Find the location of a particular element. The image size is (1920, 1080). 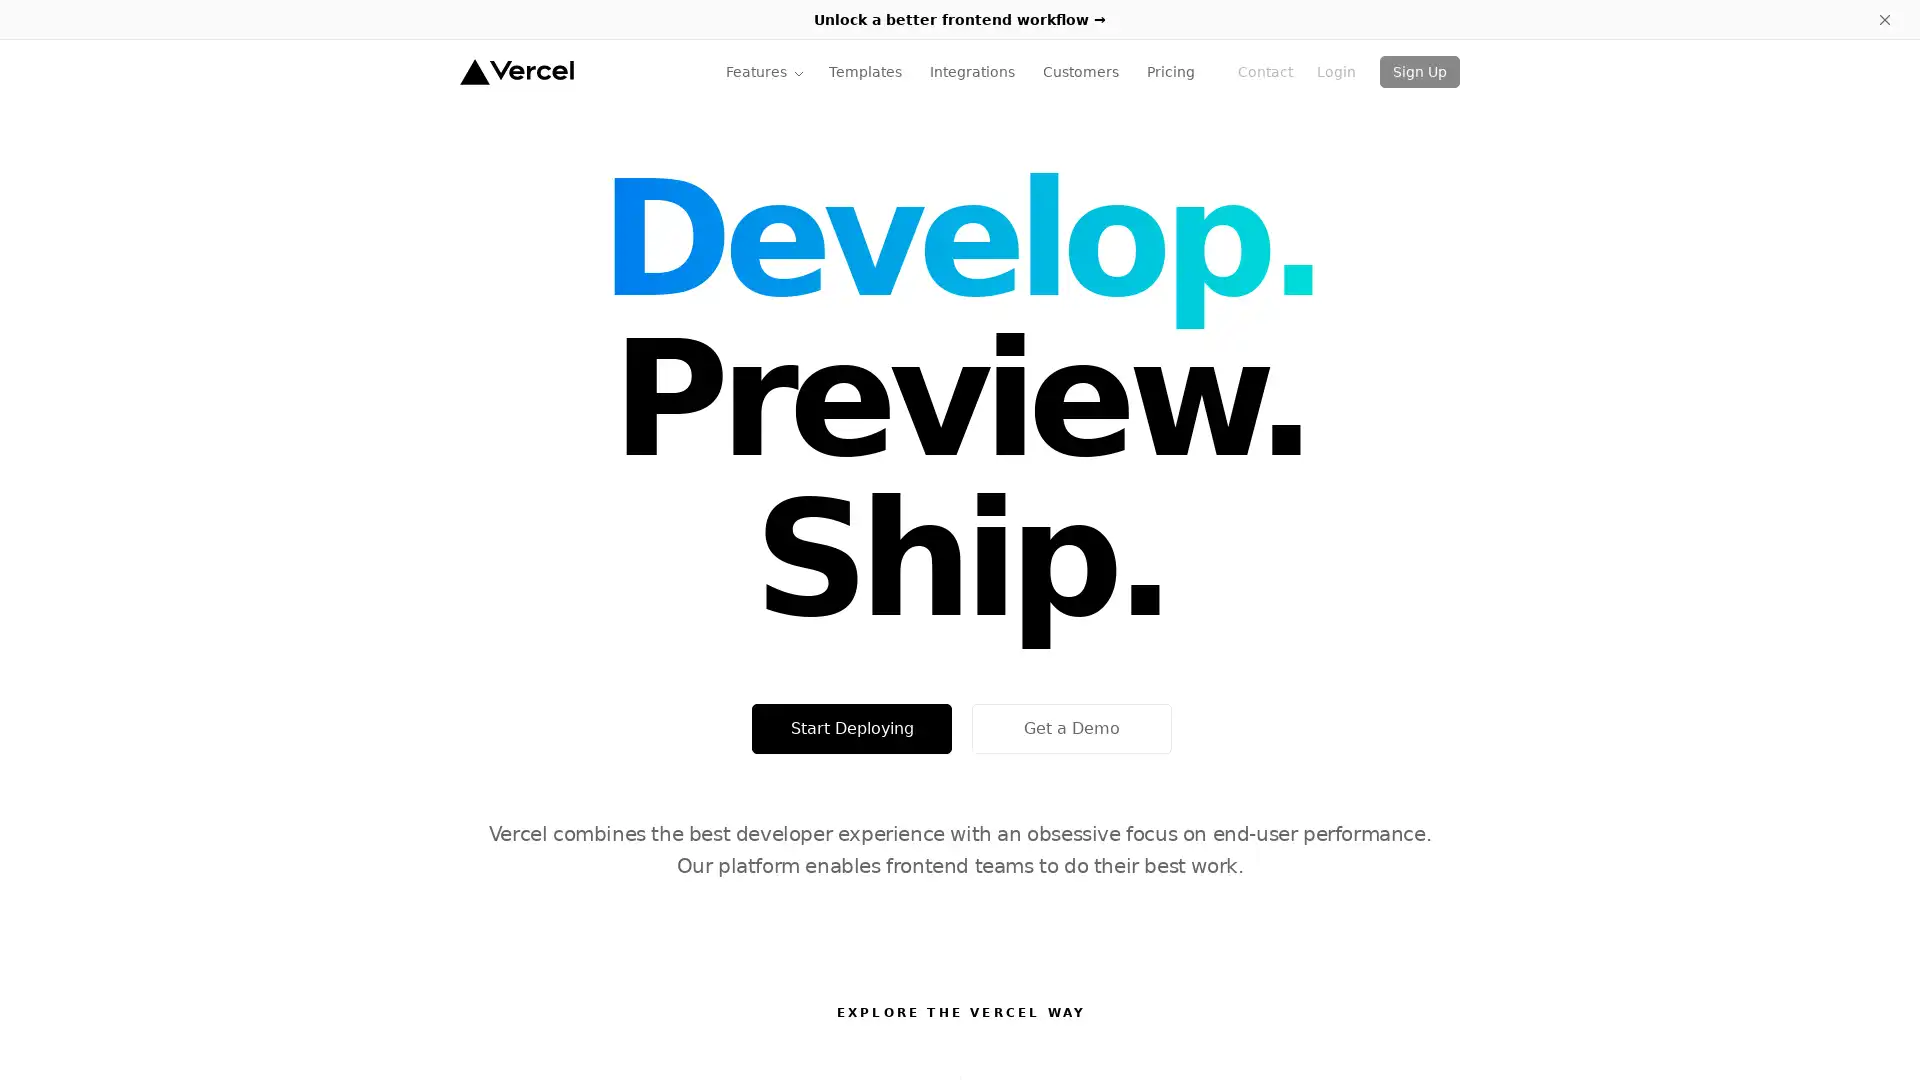

Features is located at coordinates (764, 71).